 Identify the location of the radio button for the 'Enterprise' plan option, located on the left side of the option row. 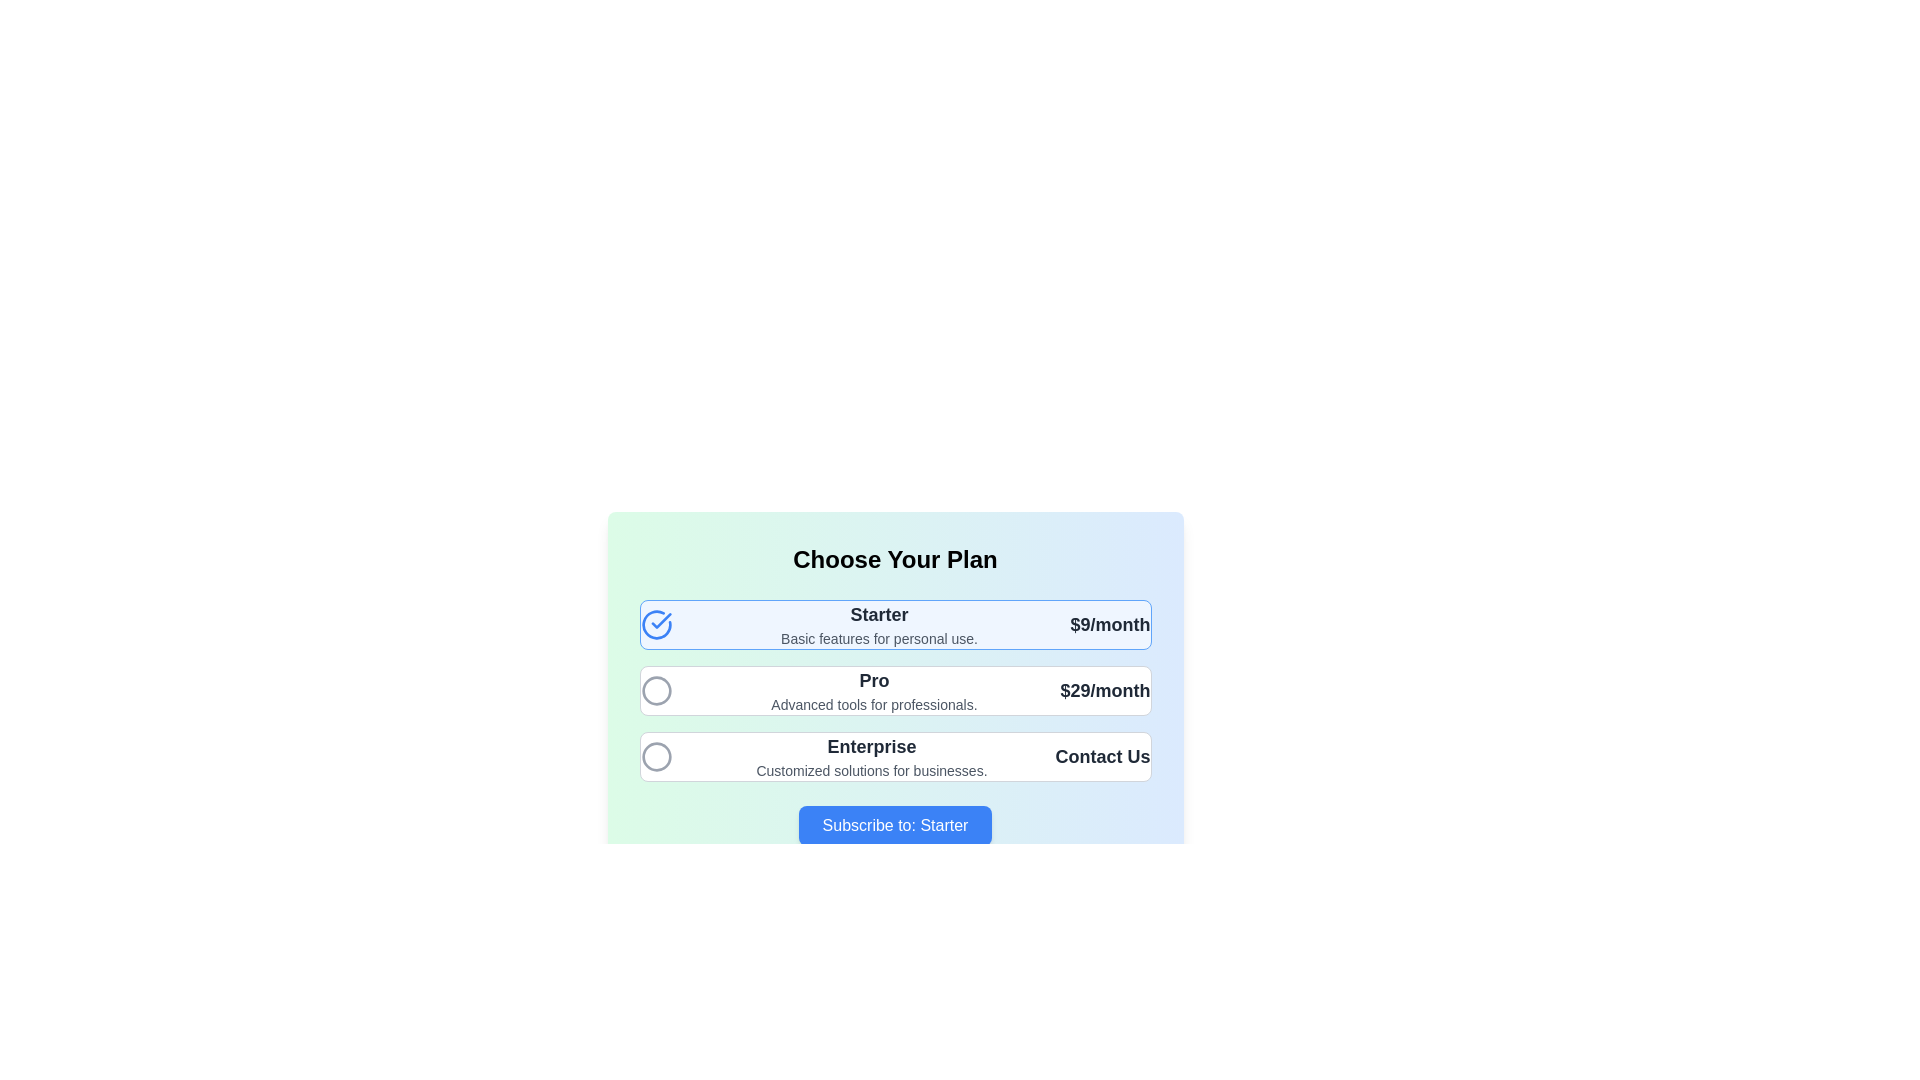
(656, 756).